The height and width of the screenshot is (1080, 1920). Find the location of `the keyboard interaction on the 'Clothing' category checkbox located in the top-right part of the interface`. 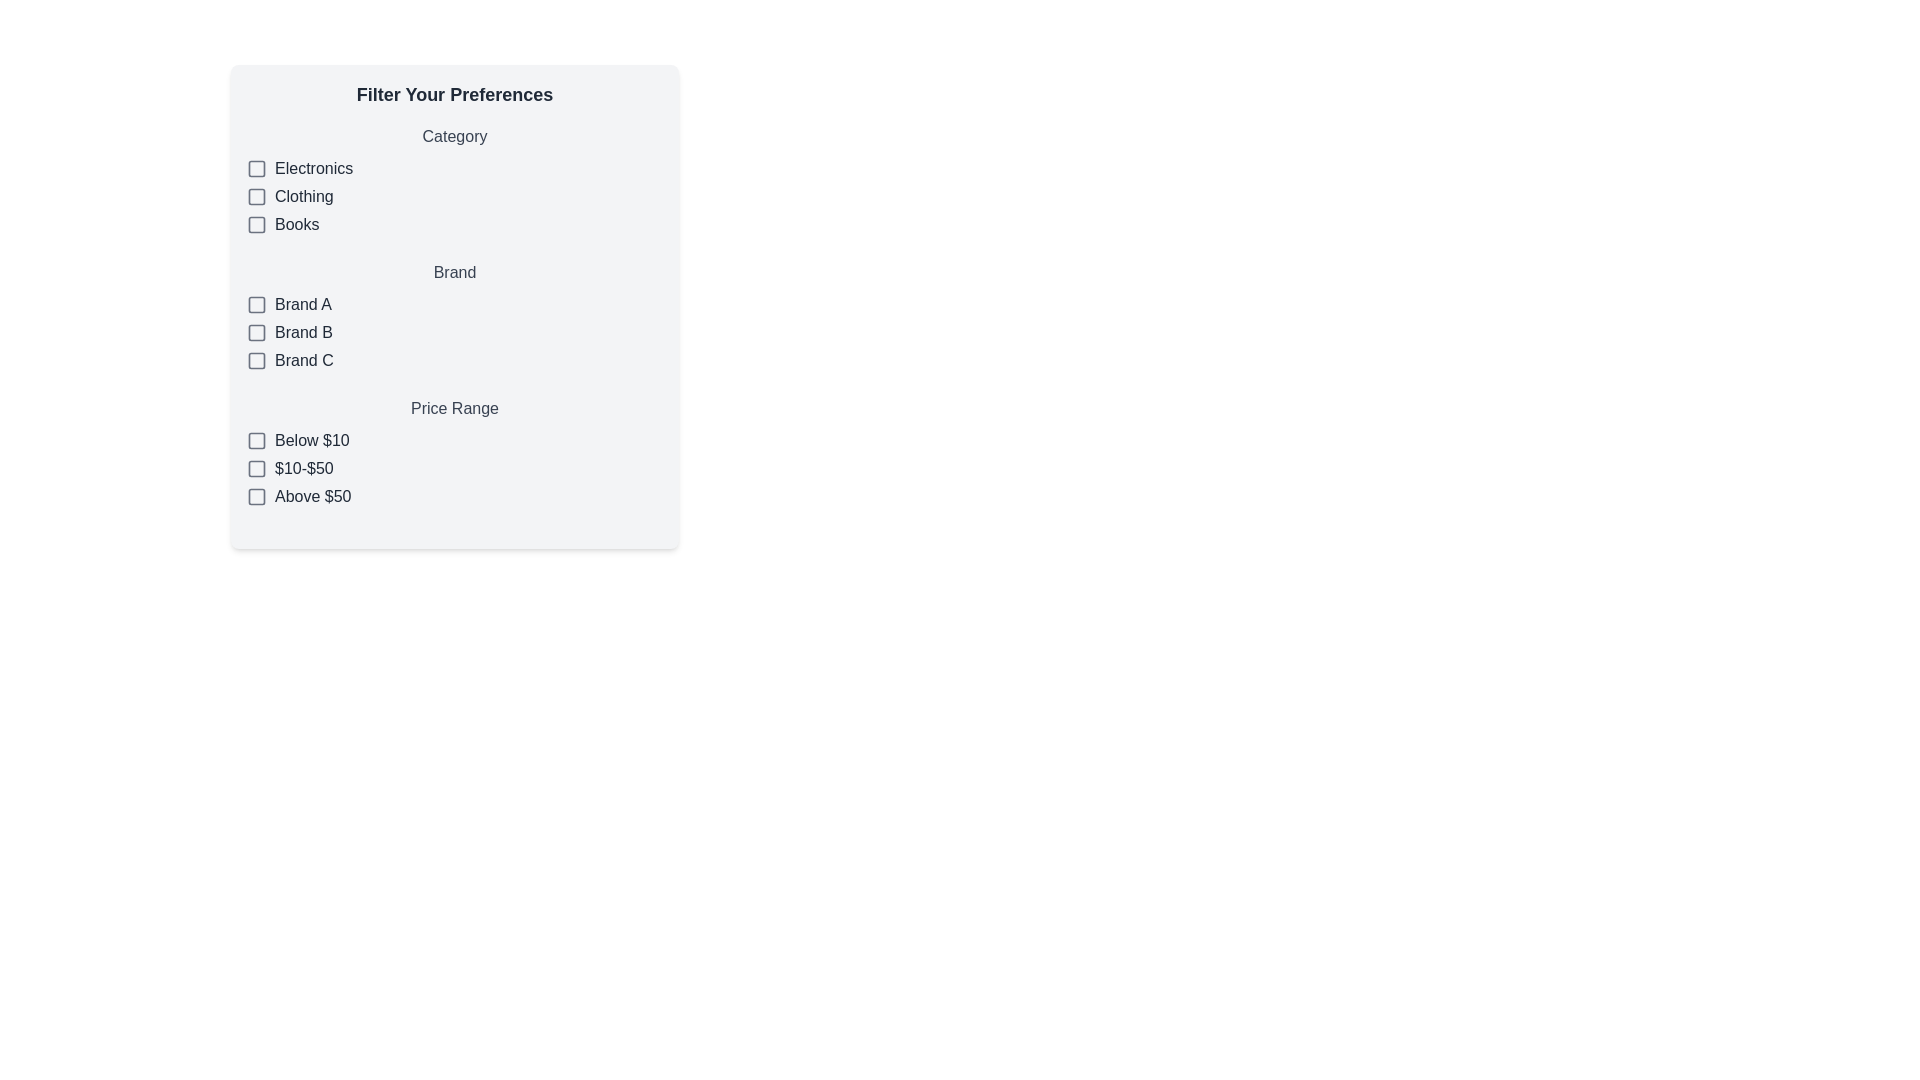

the keyboard interaction on the 'Clothing' category checkbox located in the top-right part of the interface is located at coordinates (256, 196).